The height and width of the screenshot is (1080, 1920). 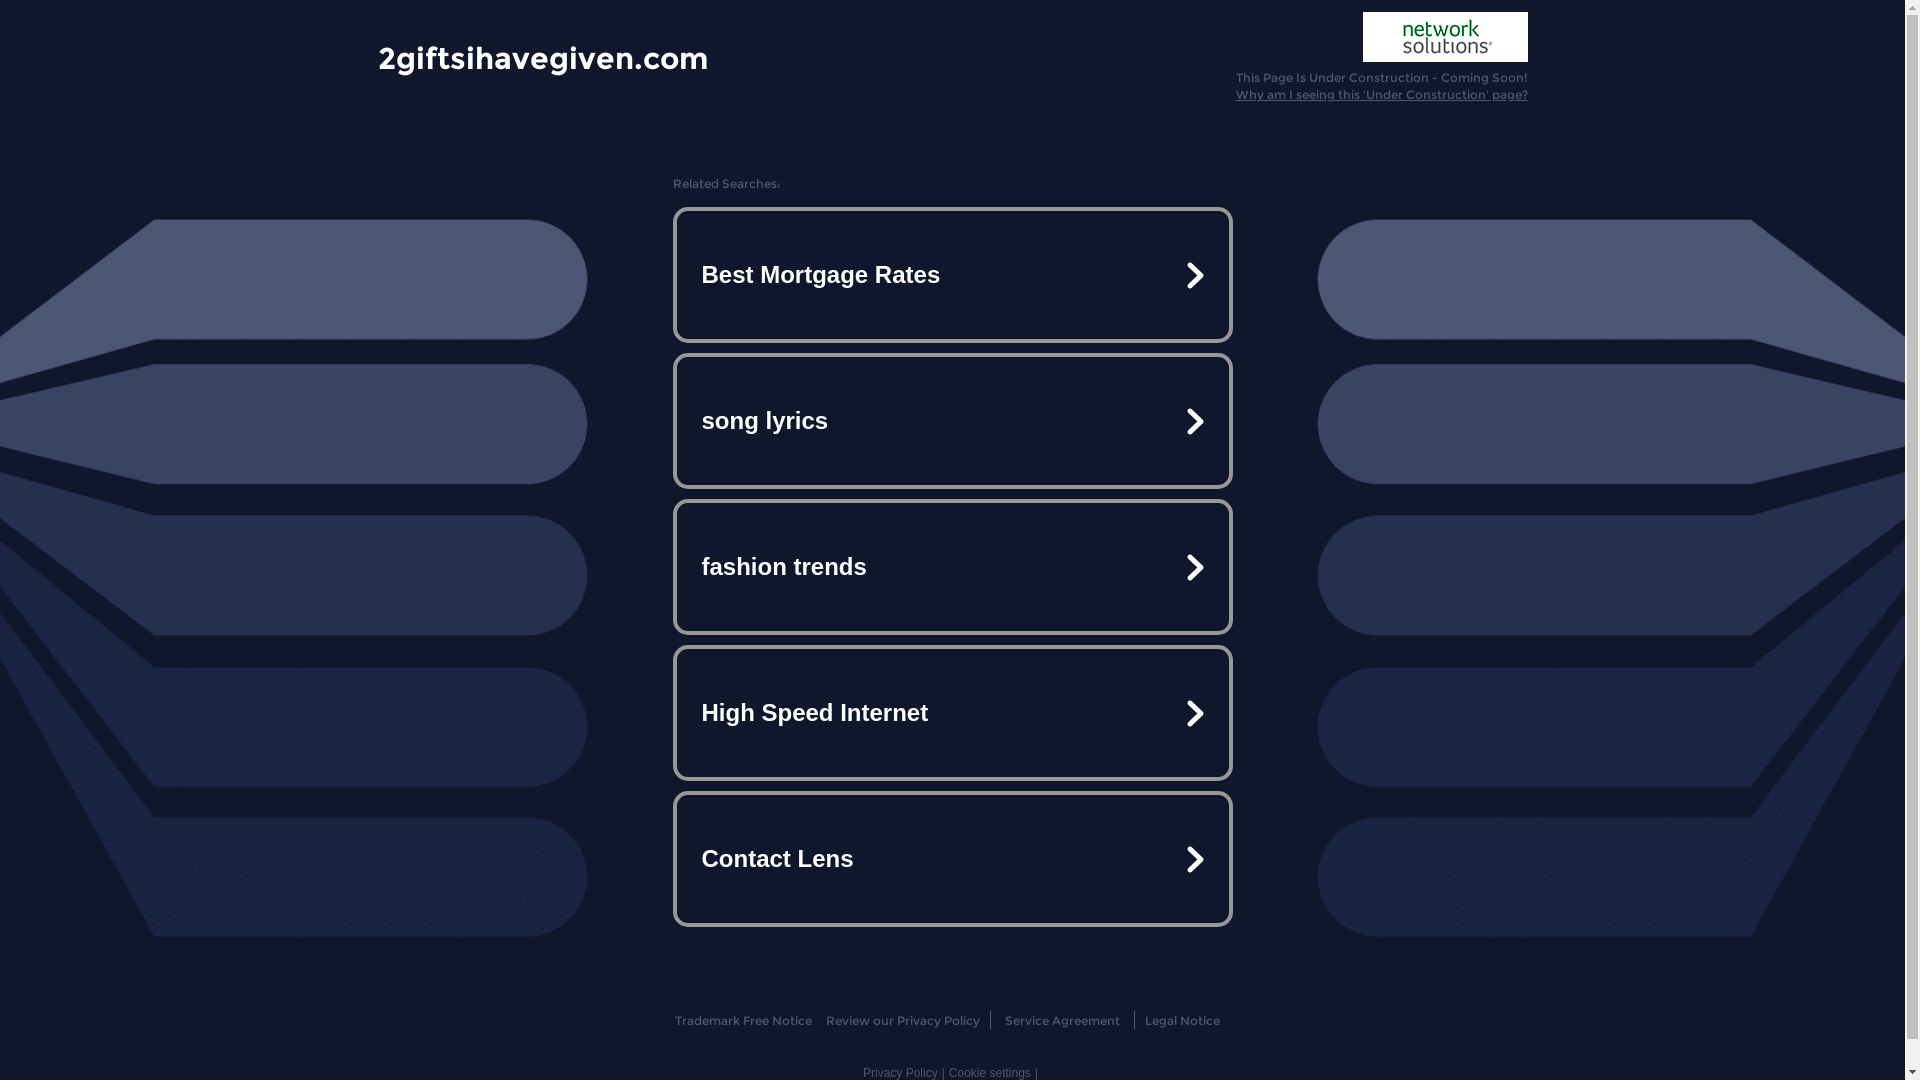 I want to click on 'fashion trends', so click(x=950, y=567).